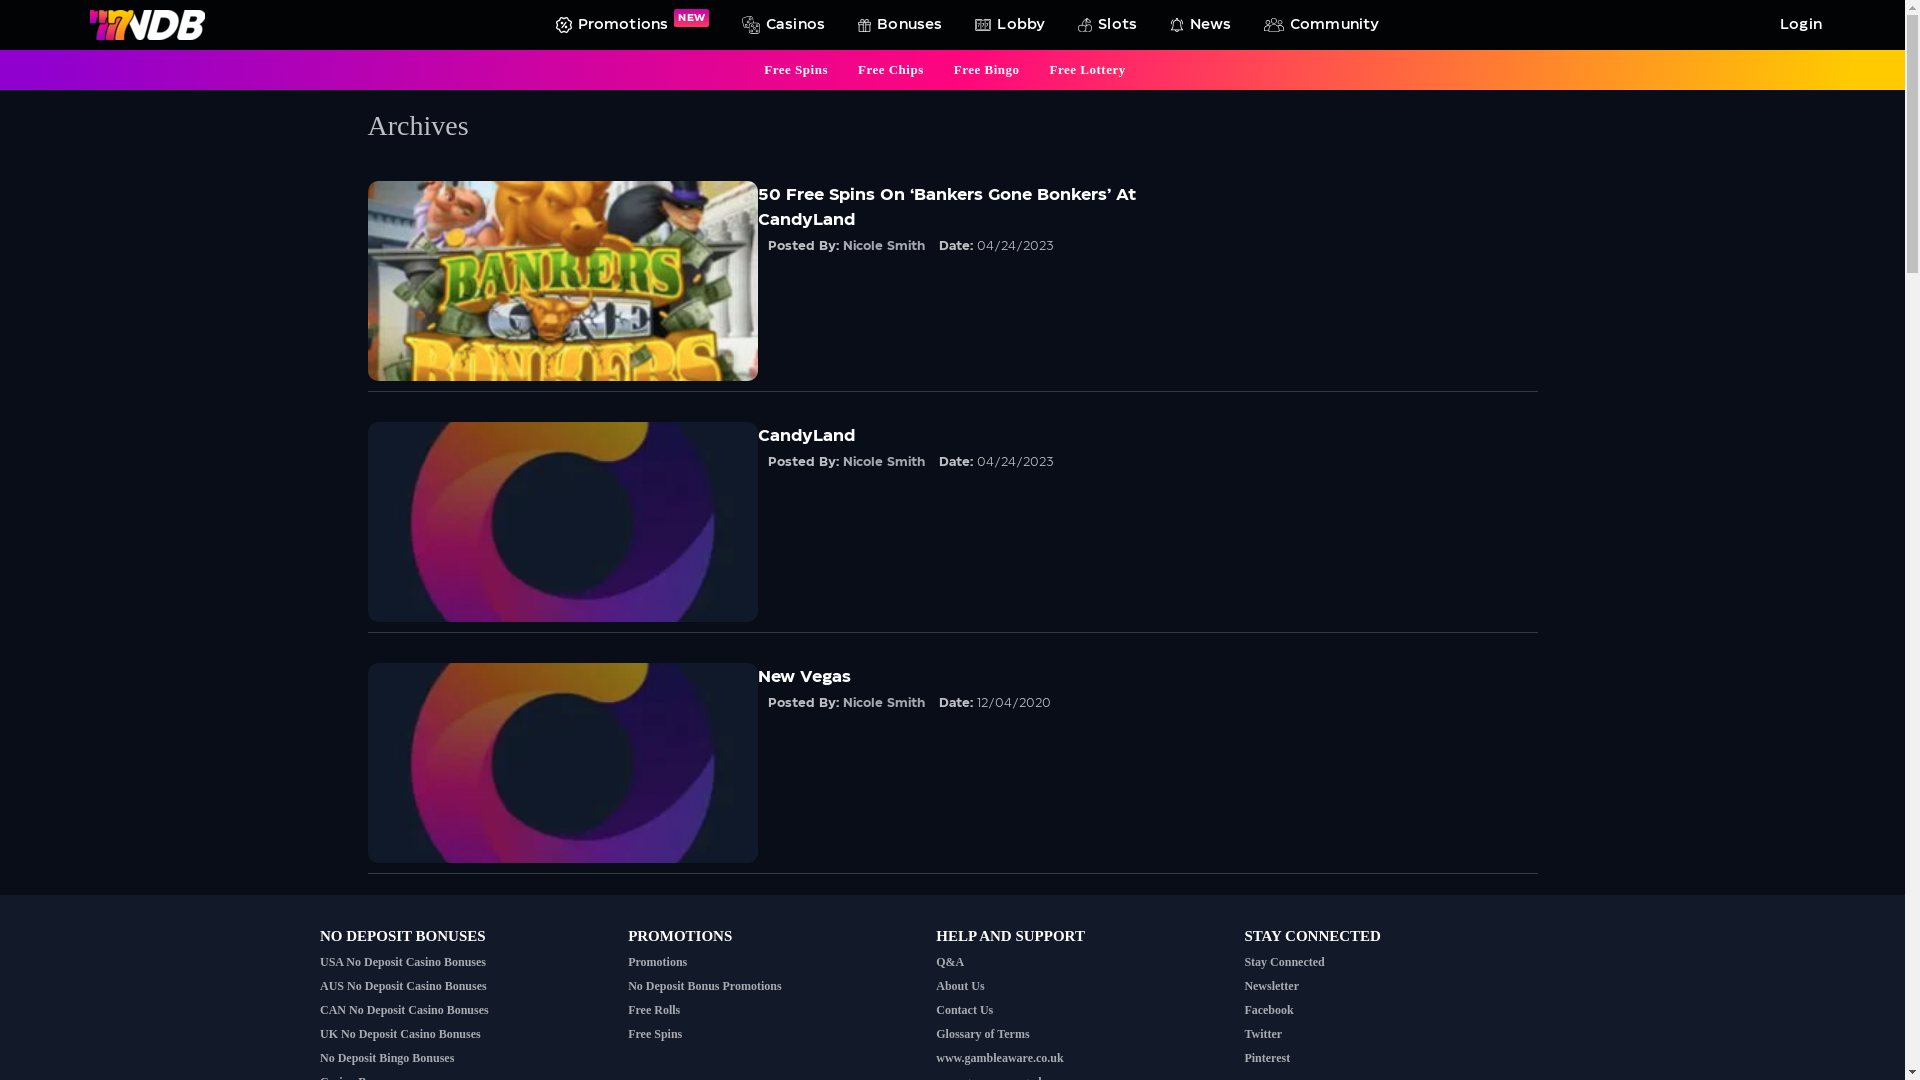 Image resolution: width=1920 pixels, height=1080 pixels. I want to click on 'www.gambleaware.co.uk', so click(999, 1056).